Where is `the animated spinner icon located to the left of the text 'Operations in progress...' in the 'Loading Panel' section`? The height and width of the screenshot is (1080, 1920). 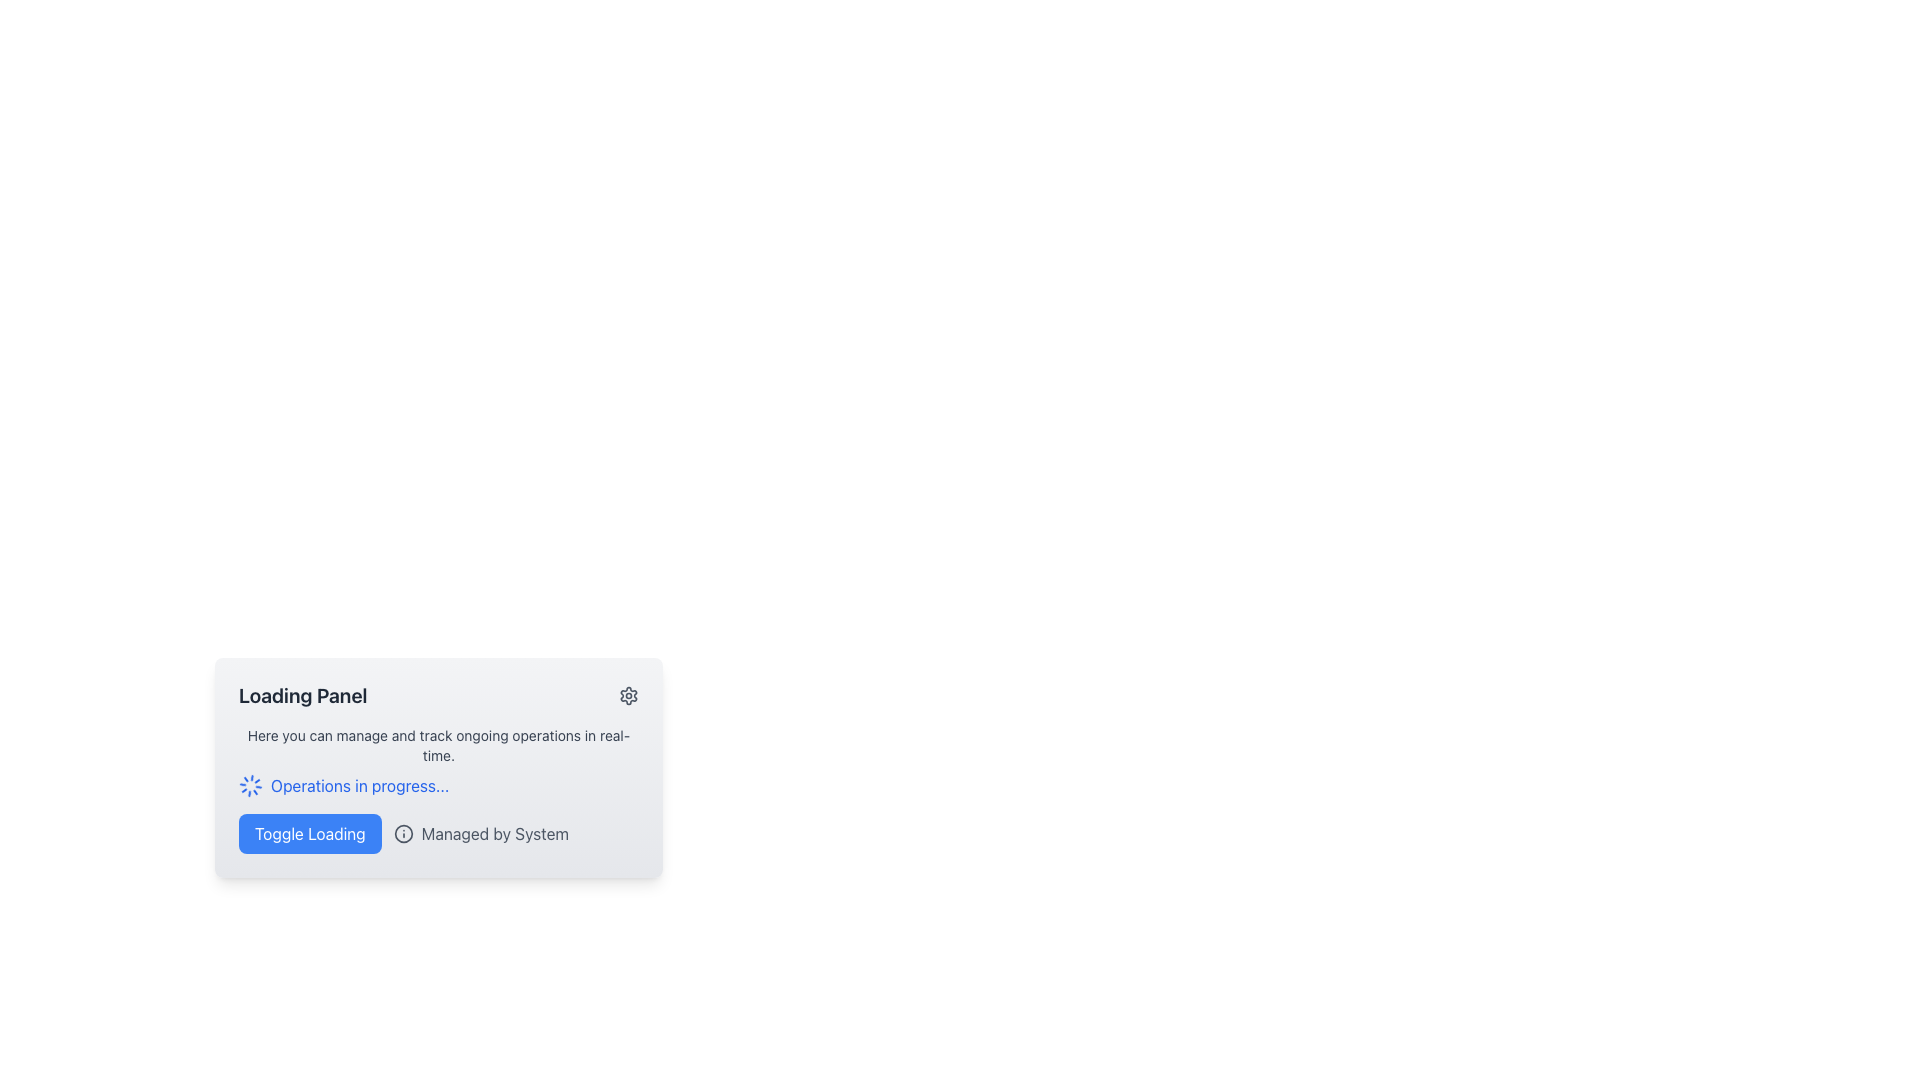 the animated spinner icon located to the left of the text 'Operations in progress...' in the 'Loading Panel' section is located at coordinates (249, 785).